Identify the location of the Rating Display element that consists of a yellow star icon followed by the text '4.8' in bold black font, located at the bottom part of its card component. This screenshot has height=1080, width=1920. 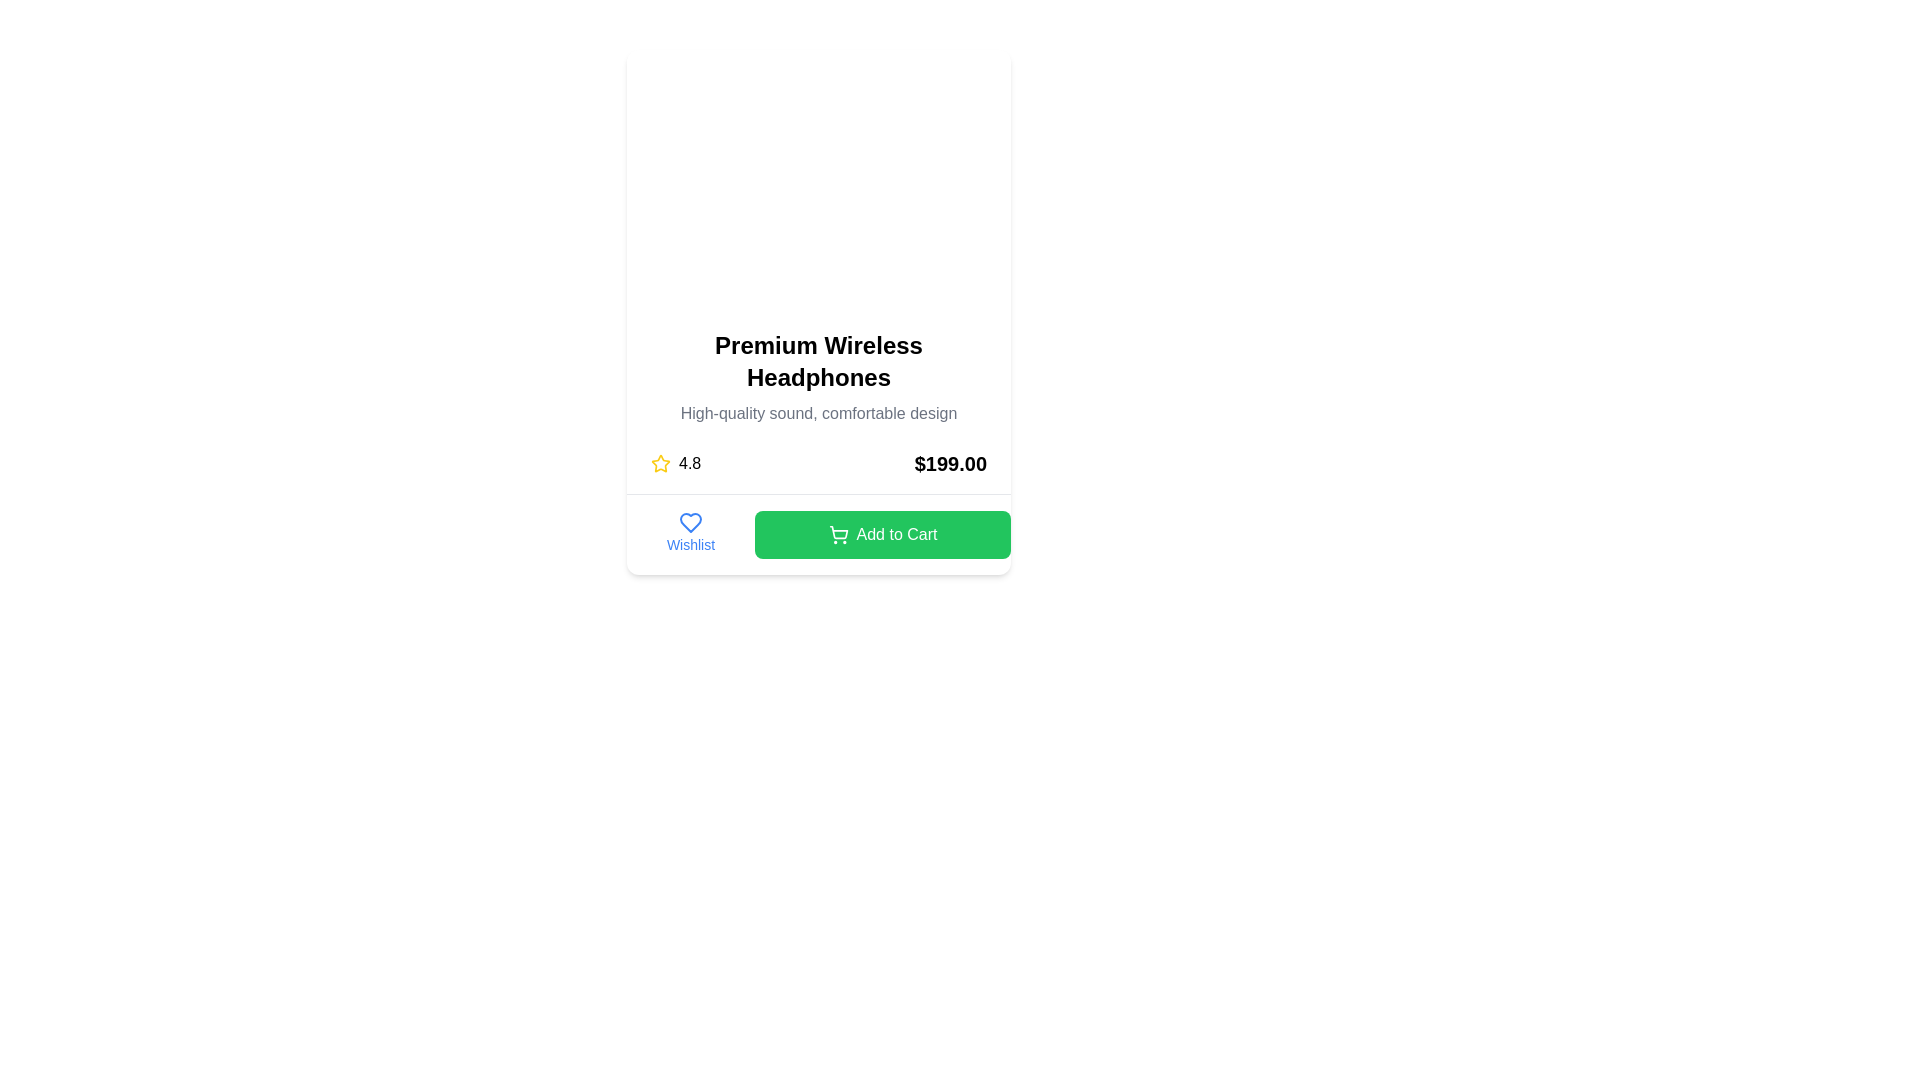
(676, 463).